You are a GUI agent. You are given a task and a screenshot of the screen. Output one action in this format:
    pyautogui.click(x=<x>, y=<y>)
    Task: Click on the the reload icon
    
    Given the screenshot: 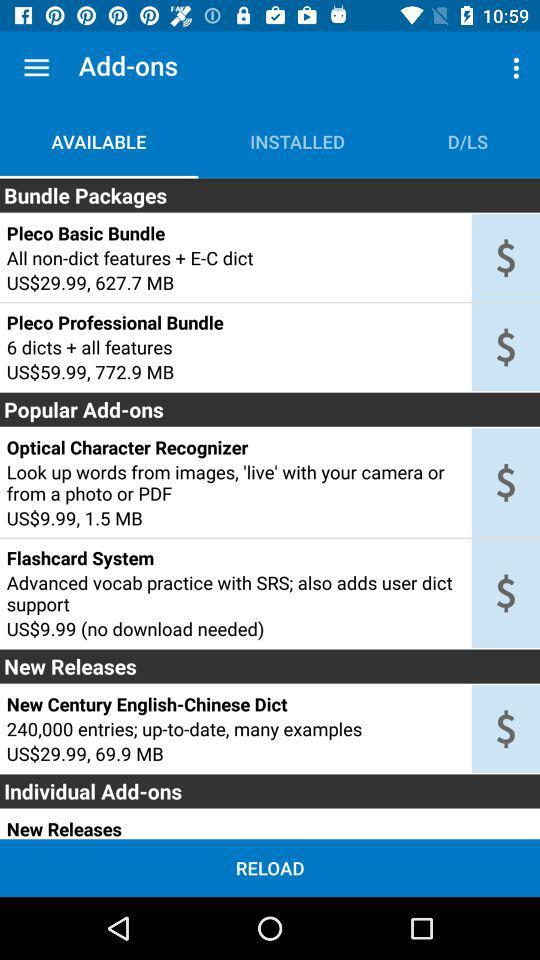 What is the action you would take?
    pyautogui.click(x=270, y=867)
    